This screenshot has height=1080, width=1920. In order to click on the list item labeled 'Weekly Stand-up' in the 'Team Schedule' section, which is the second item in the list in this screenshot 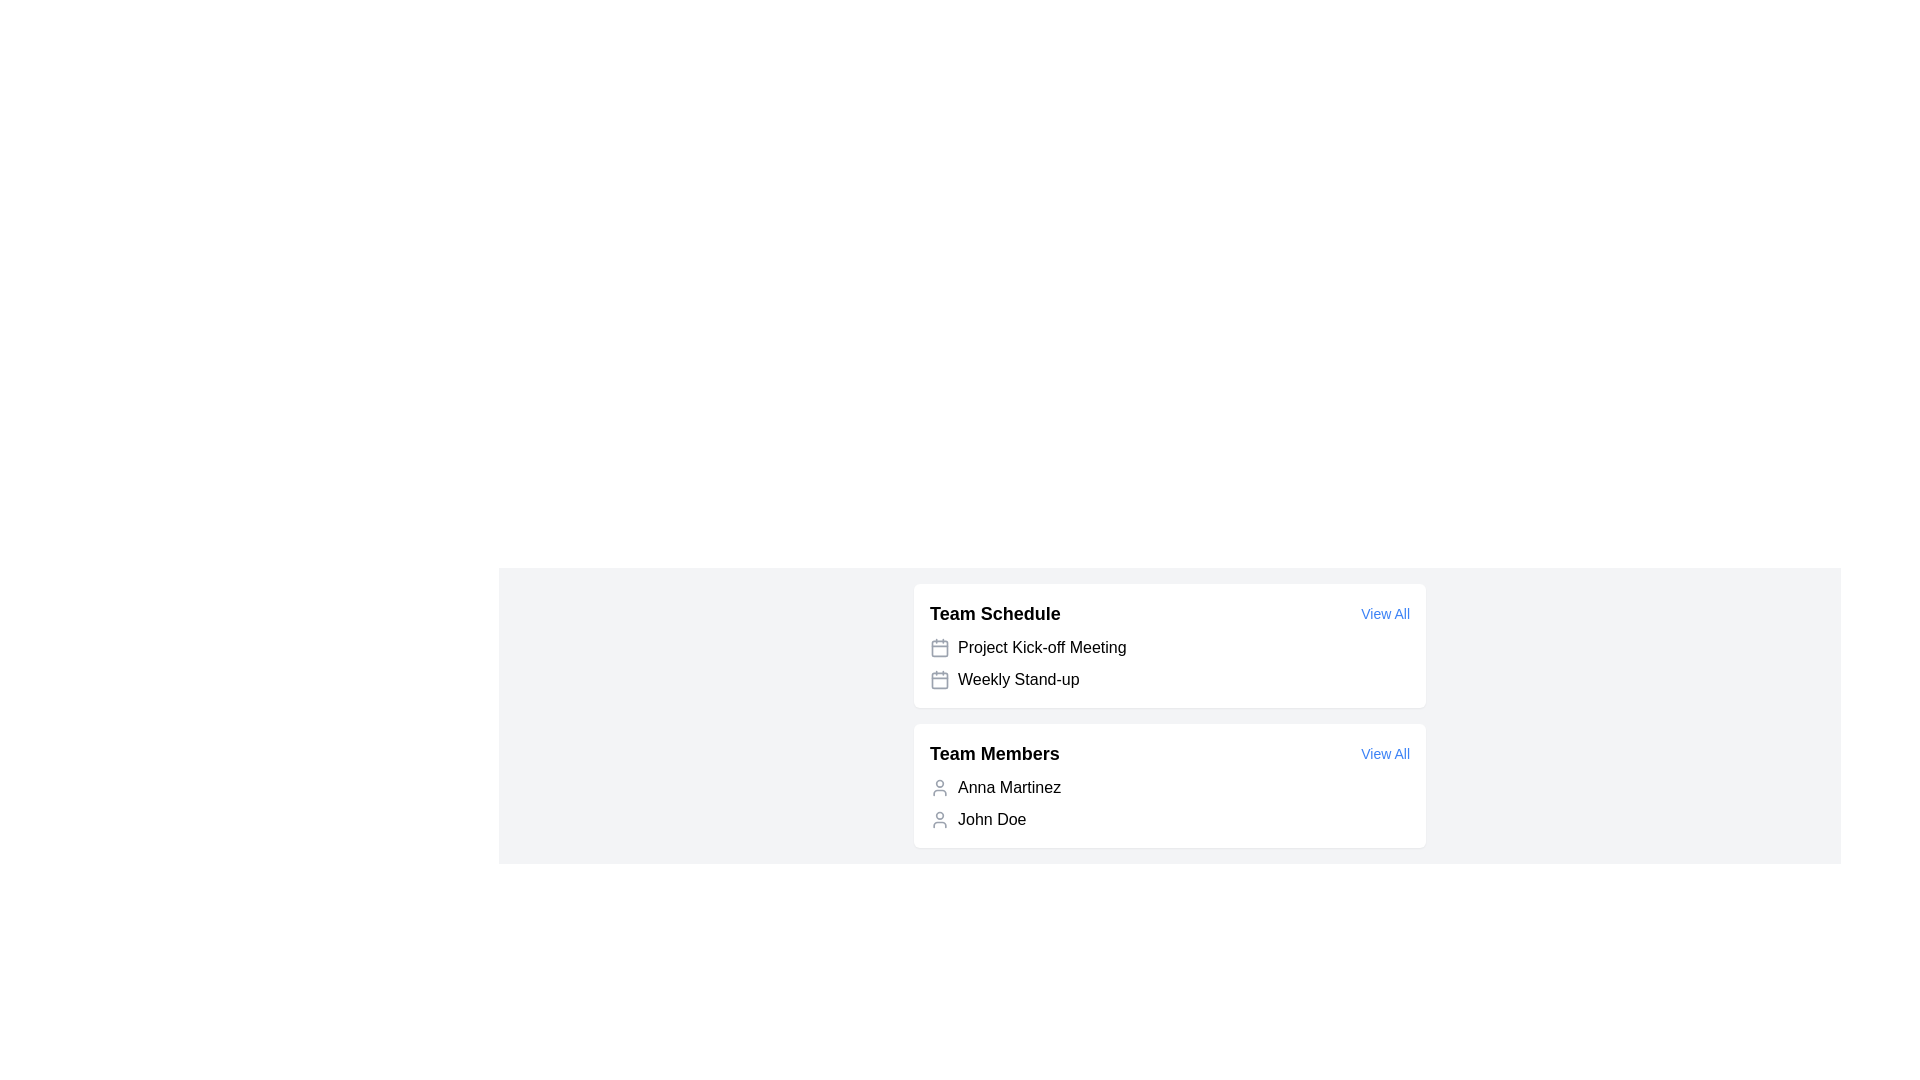, I will do `click(1170, 678)`.